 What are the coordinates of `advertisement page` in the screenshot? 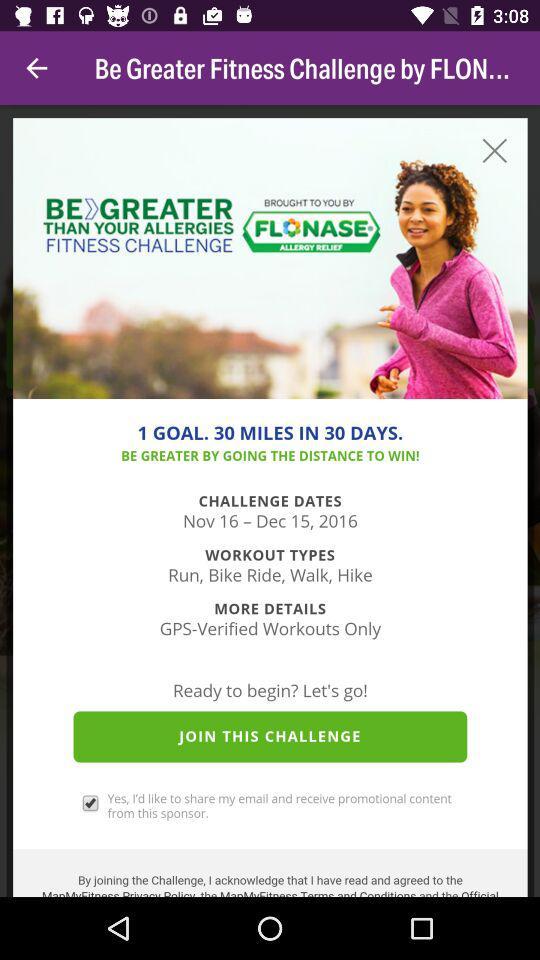 It's located at (270, 500).